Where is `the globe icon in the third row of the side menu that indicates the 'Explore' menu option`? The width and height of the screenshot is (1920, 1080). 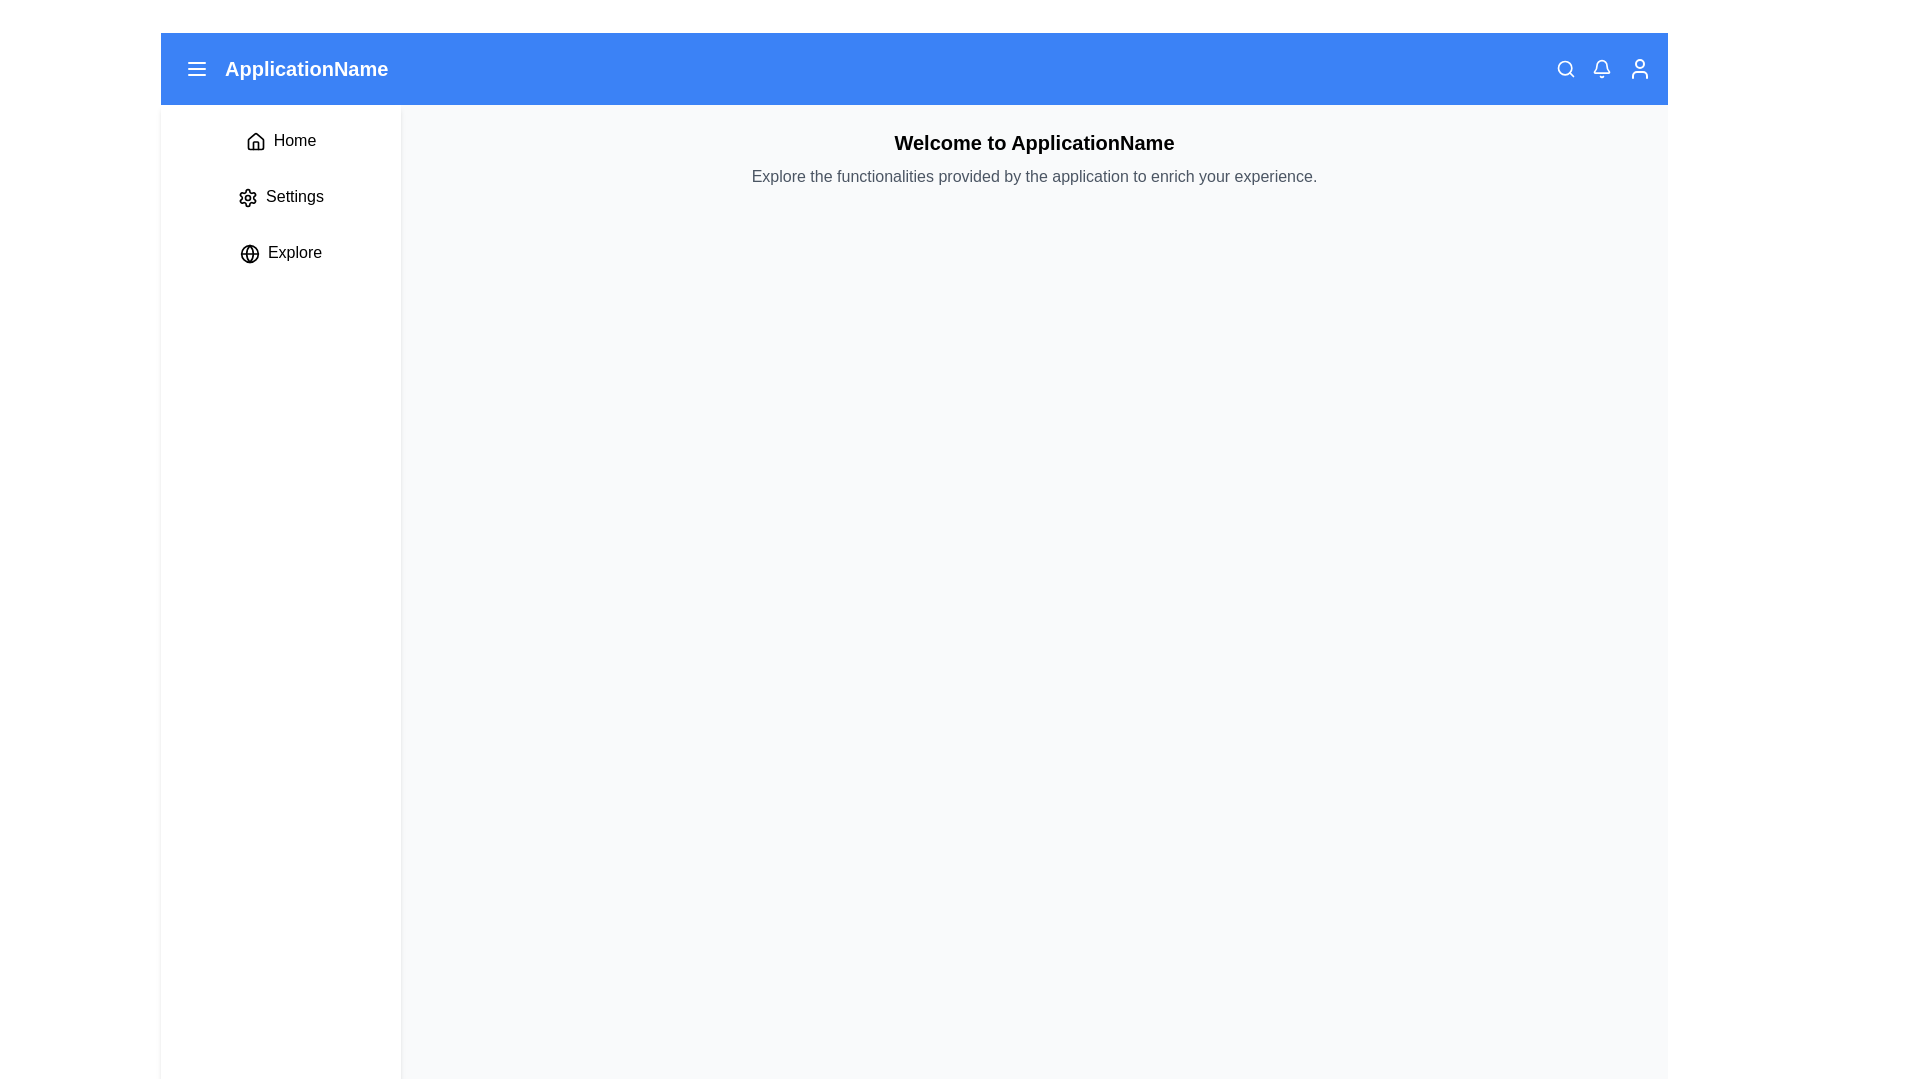 the globe icon in the third row of the side menu that indicates the 'Explore' menu option is located at coordinates (248, 252).